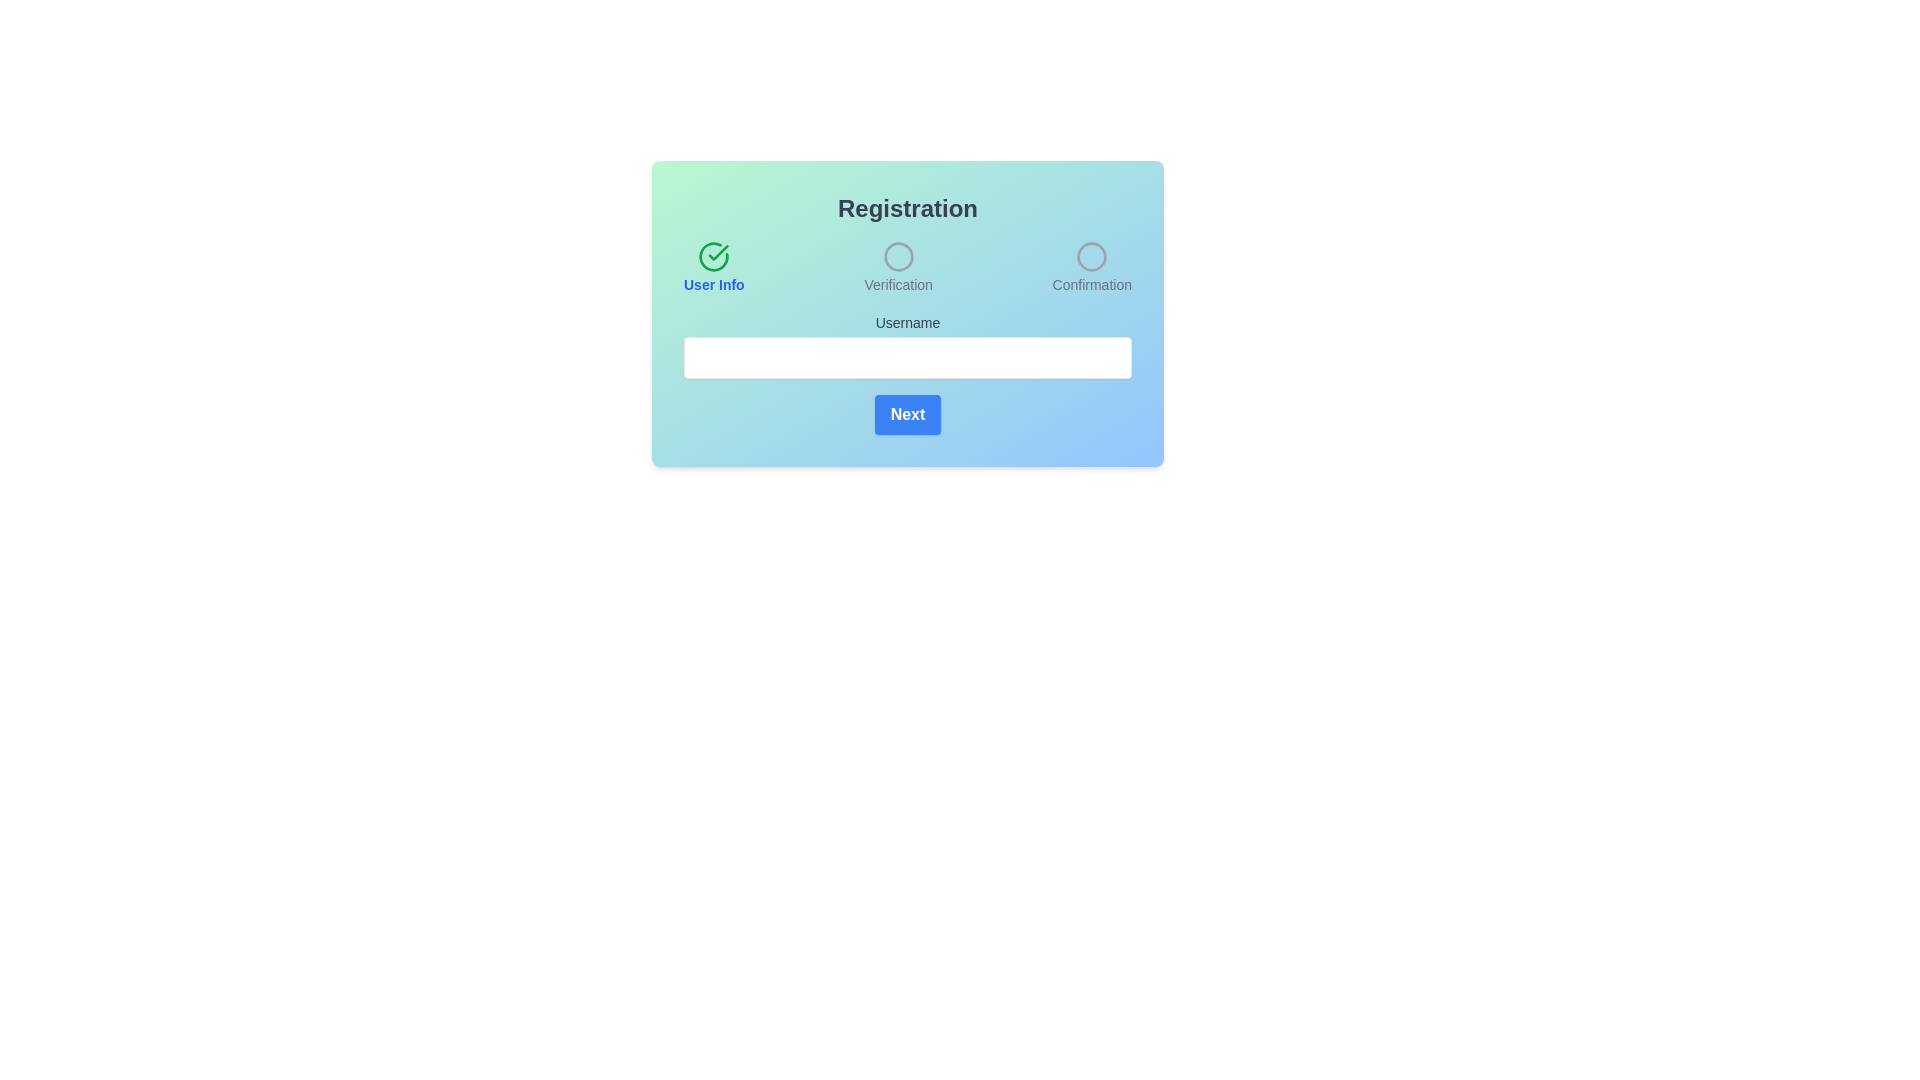 The image size is (1920, 1080). What do you see at coordinates (1091, 285) in the screenshot?
I see `the 'Confirmation' text label, which is styled in a small gray font and located below a circular icon in the registration process step indicators` at bounding box center [1091, 285].